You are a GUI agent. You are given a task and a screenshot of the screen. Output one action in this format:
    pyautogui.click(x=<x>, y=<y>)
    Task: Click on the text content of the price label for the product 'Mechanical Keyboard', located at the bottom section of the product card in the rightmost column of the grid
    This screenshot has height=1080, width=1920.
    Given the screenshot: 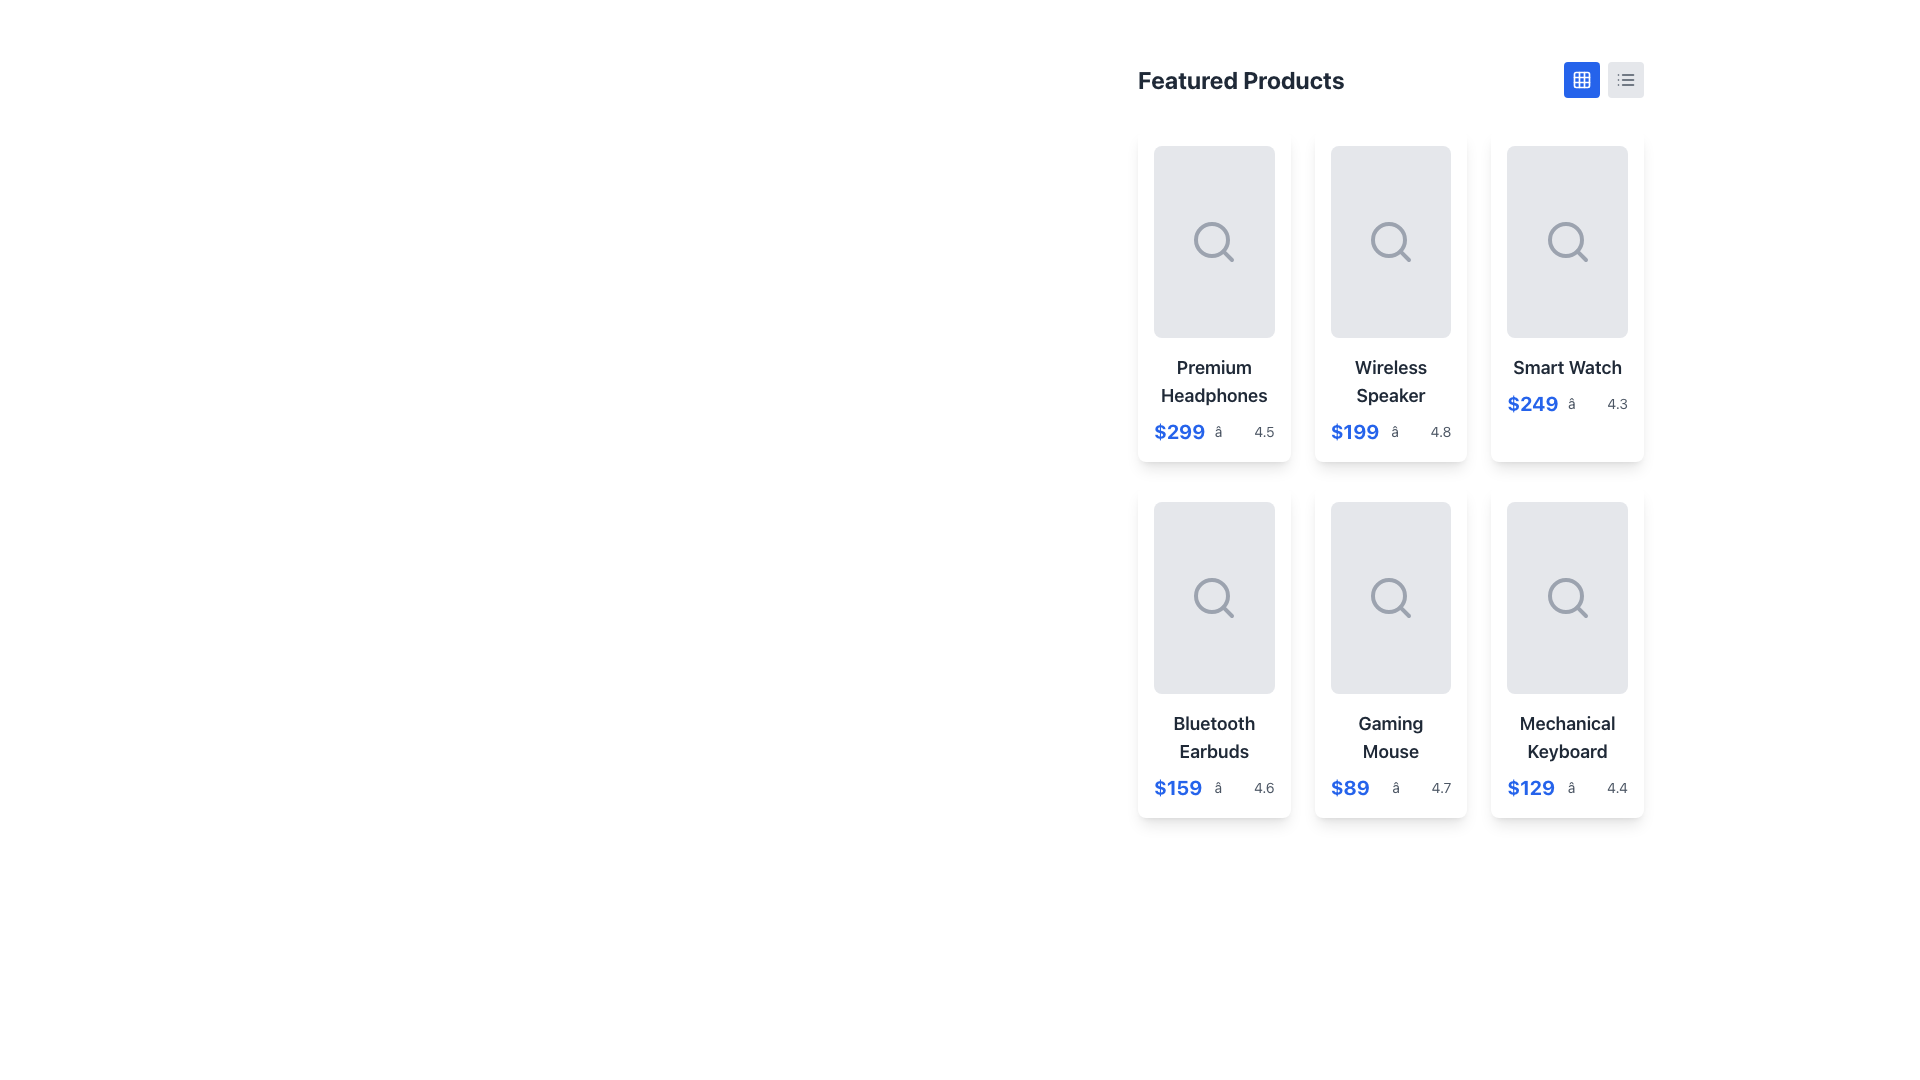 What is the action you would take?
    pyautogui.click(x=1530, y=786)
    